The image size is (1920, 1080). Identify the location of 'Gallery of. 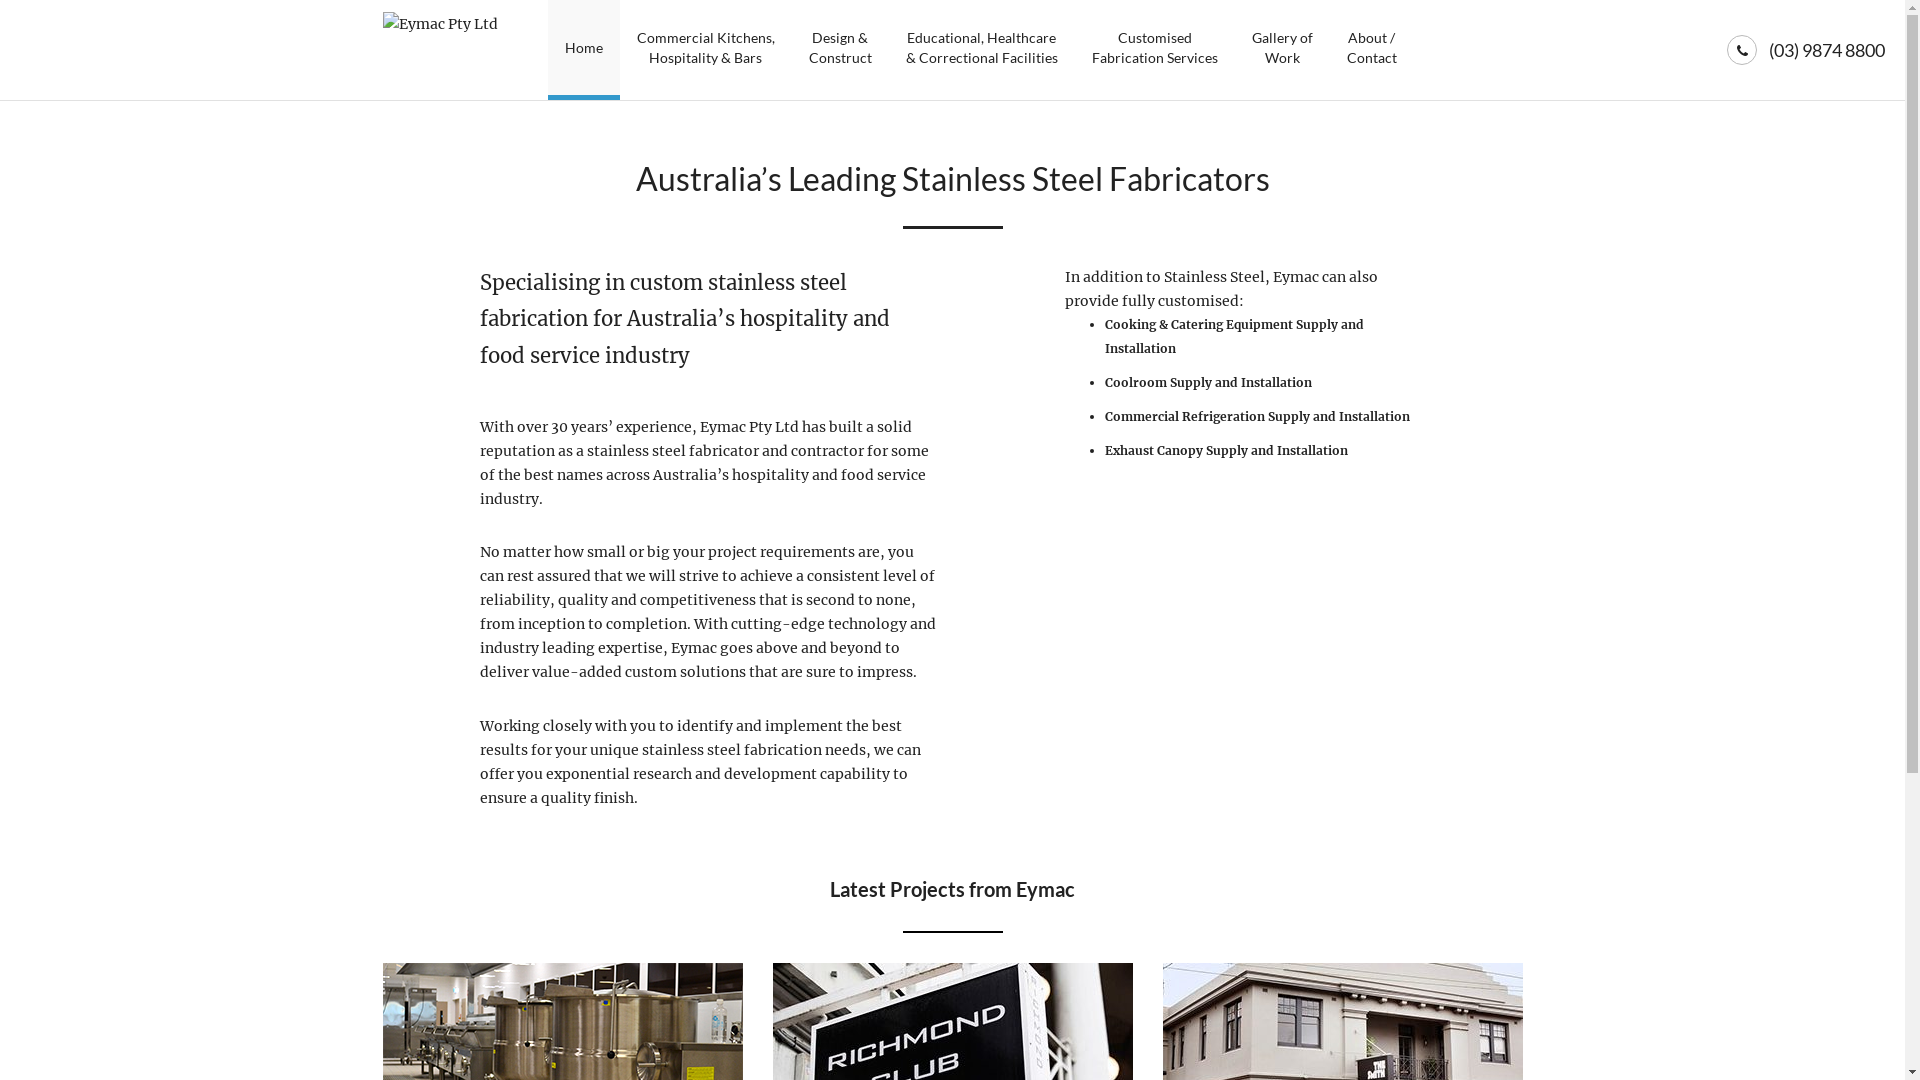
(1281, 49).